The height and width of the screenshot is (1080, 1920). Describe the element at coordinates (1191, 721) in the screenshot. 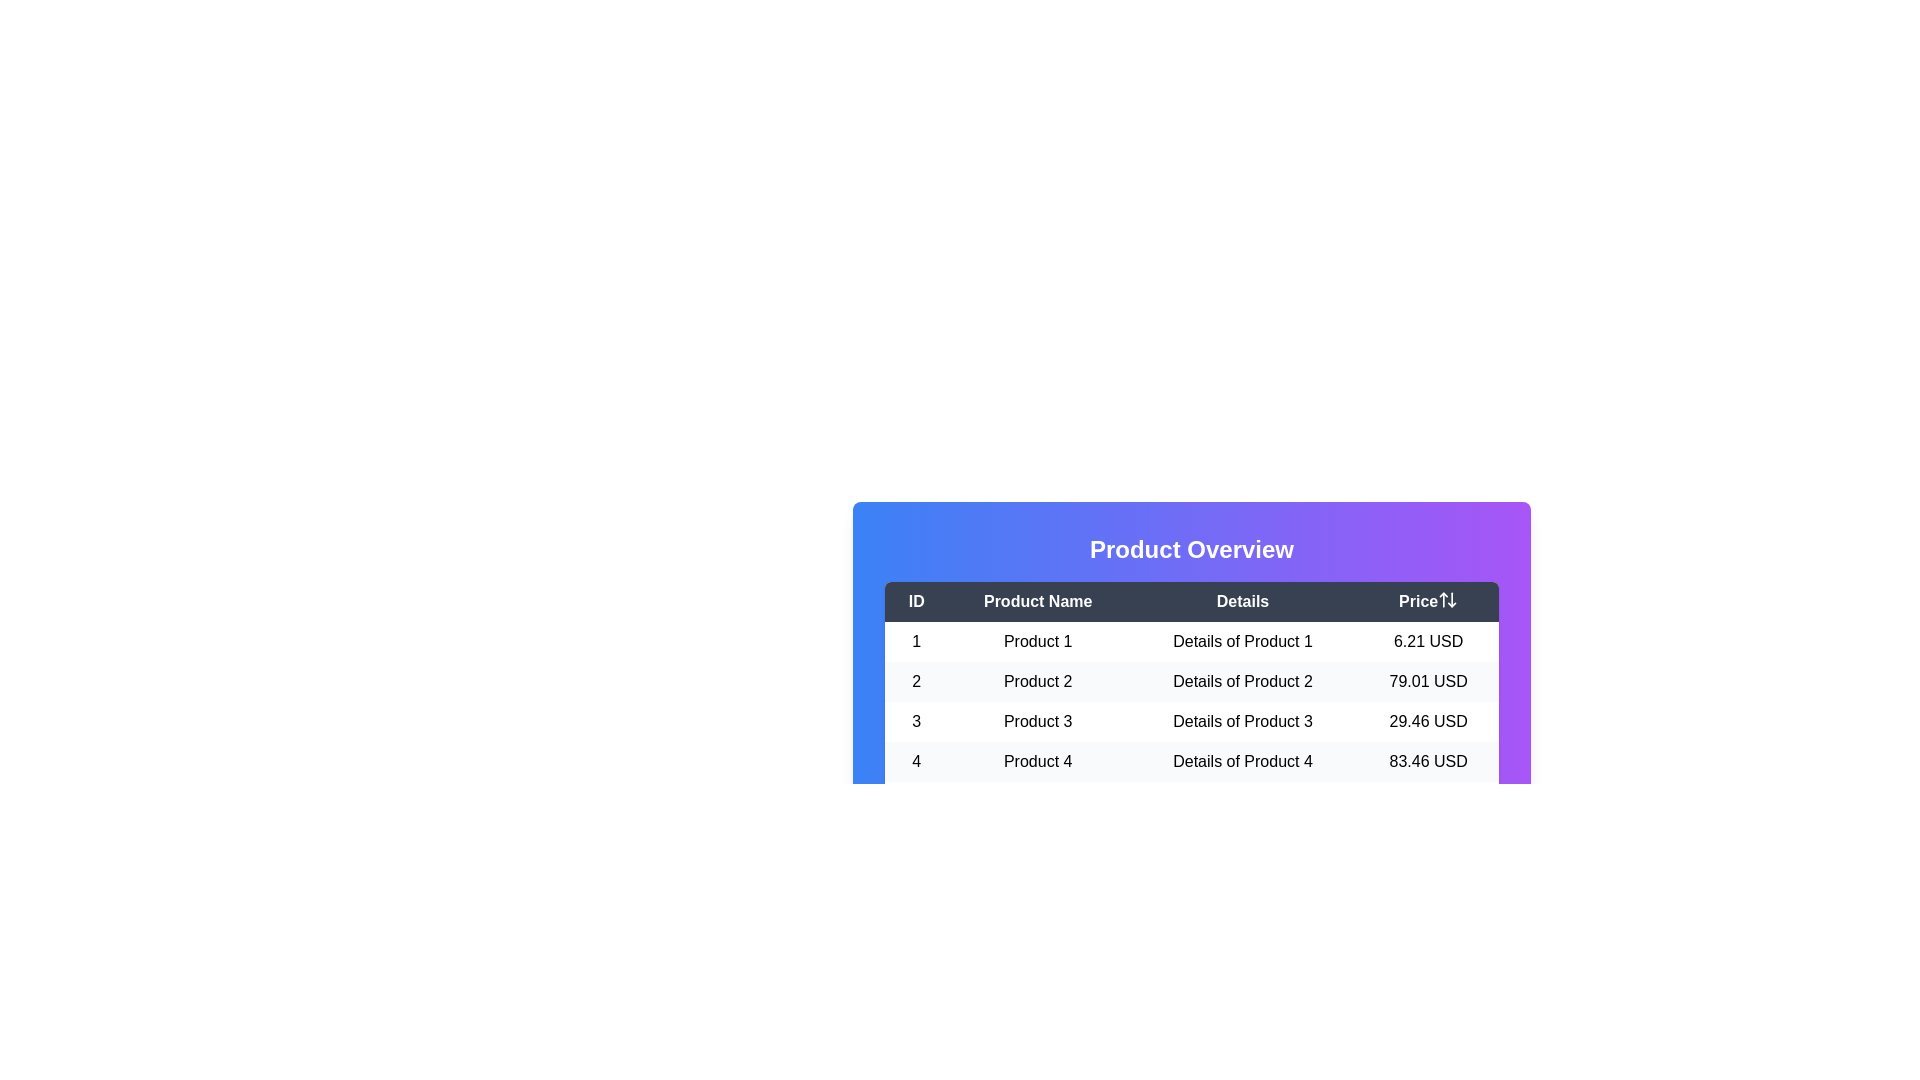

I see `the row corresponding to 3` at that location.